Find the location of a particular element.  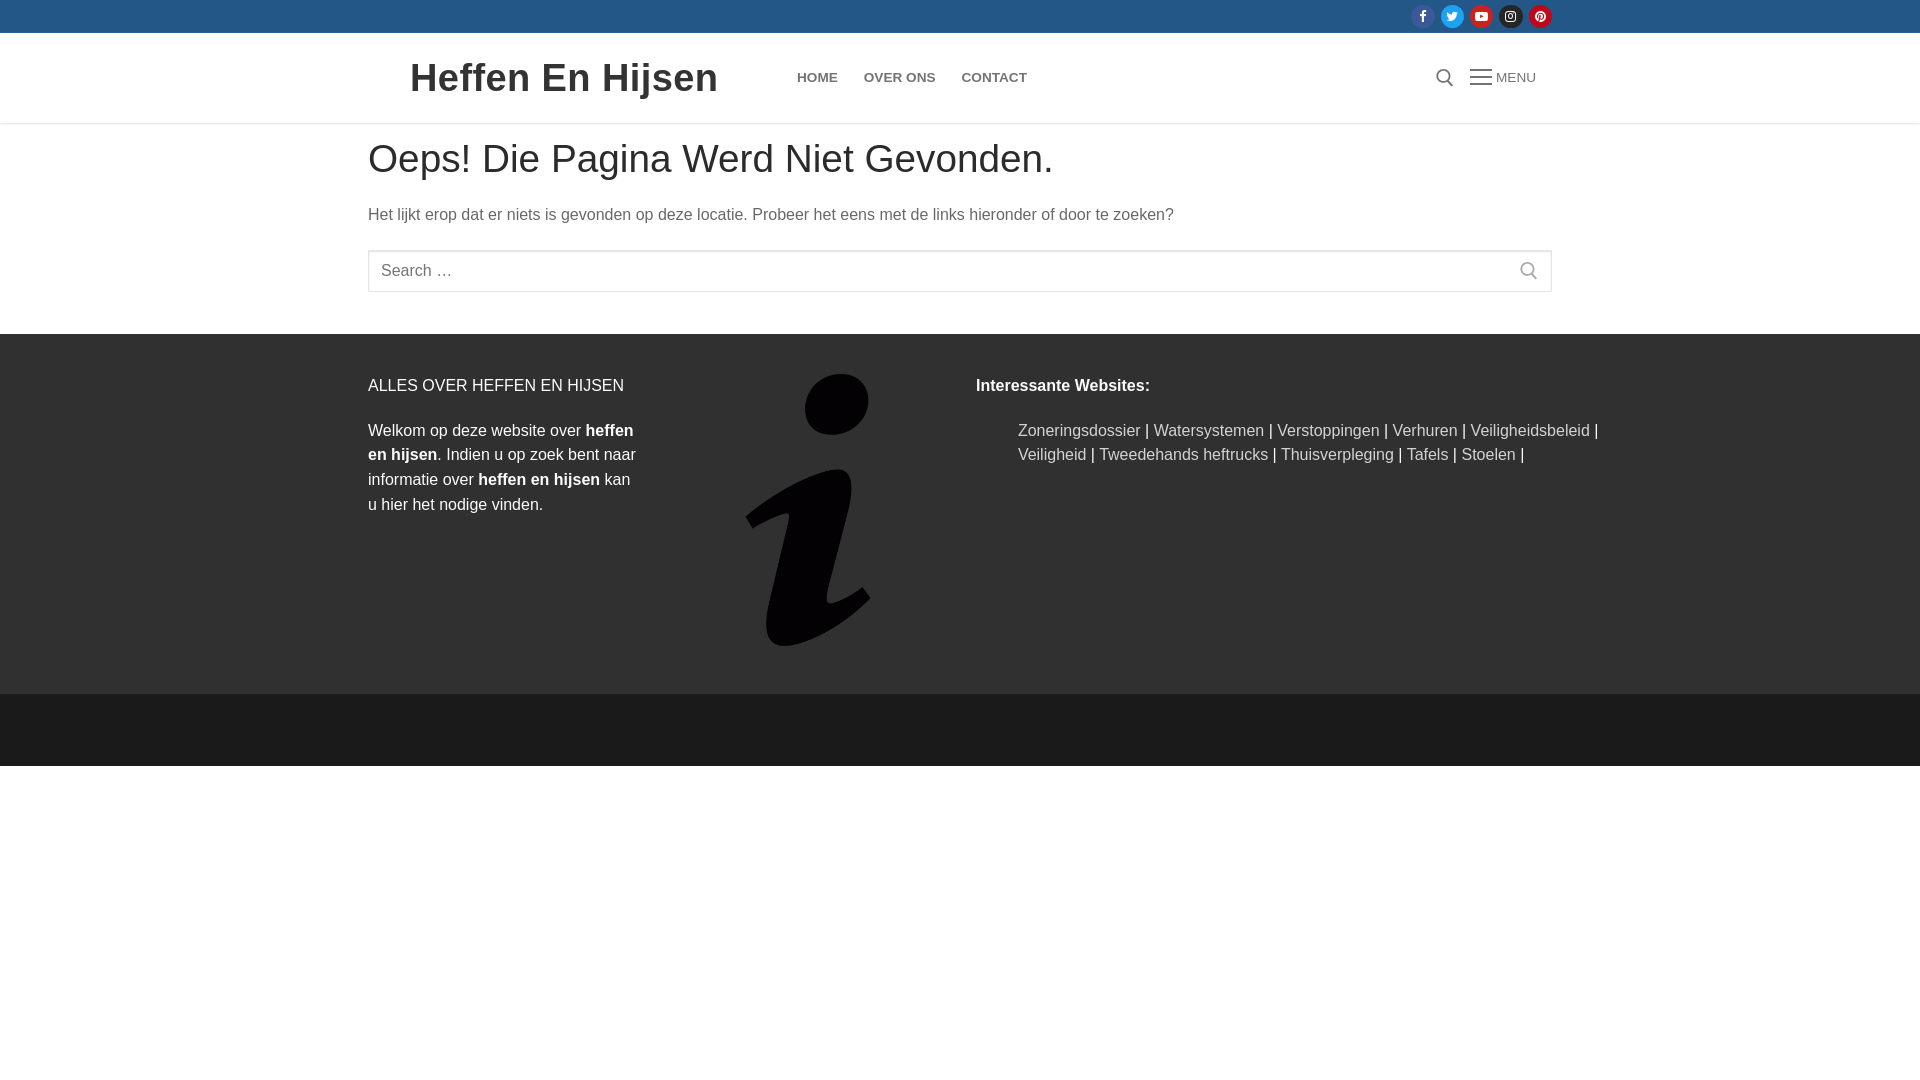

'Spring naar de inhoud' is located at coordinates (0, 0).